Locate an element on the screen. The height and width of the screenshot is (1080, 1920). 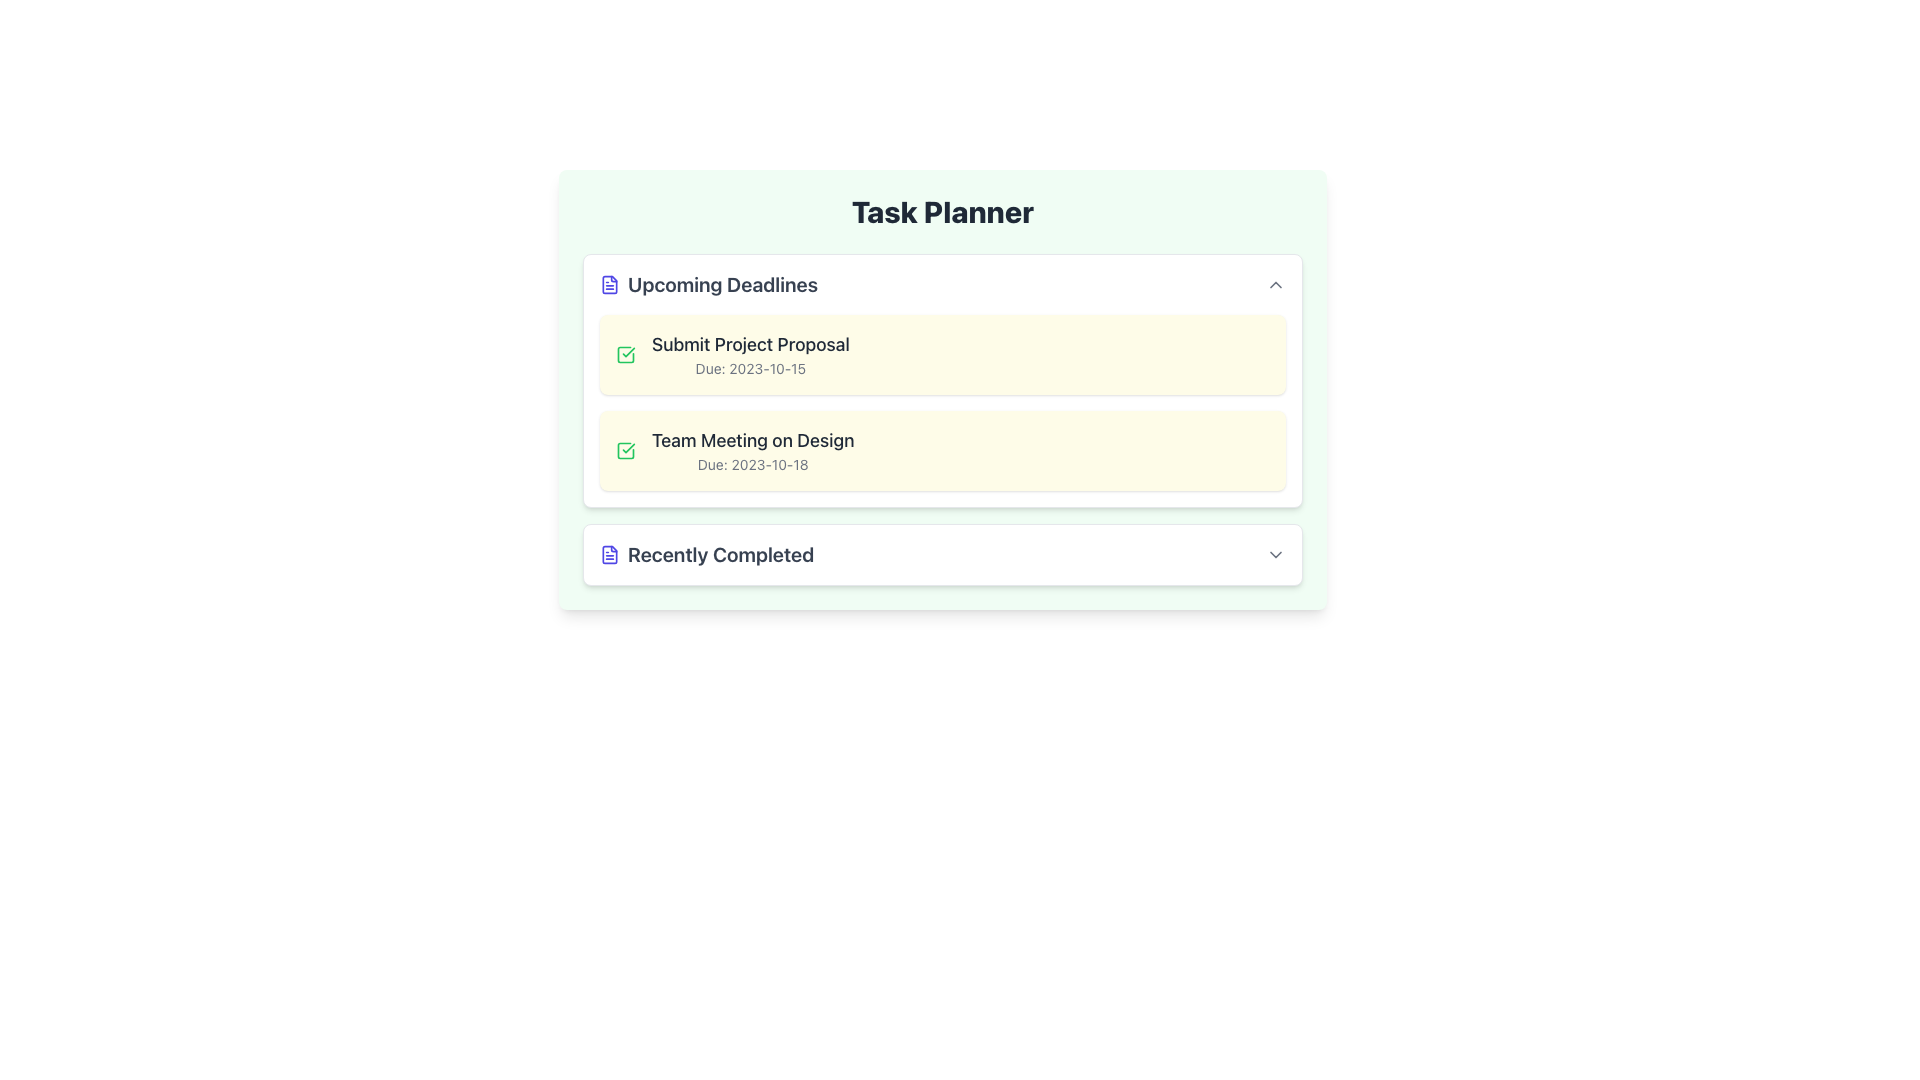
the document icon with a purple outline located to the left of the 'Recently Completed' text label is located at coordinates (608, 555).